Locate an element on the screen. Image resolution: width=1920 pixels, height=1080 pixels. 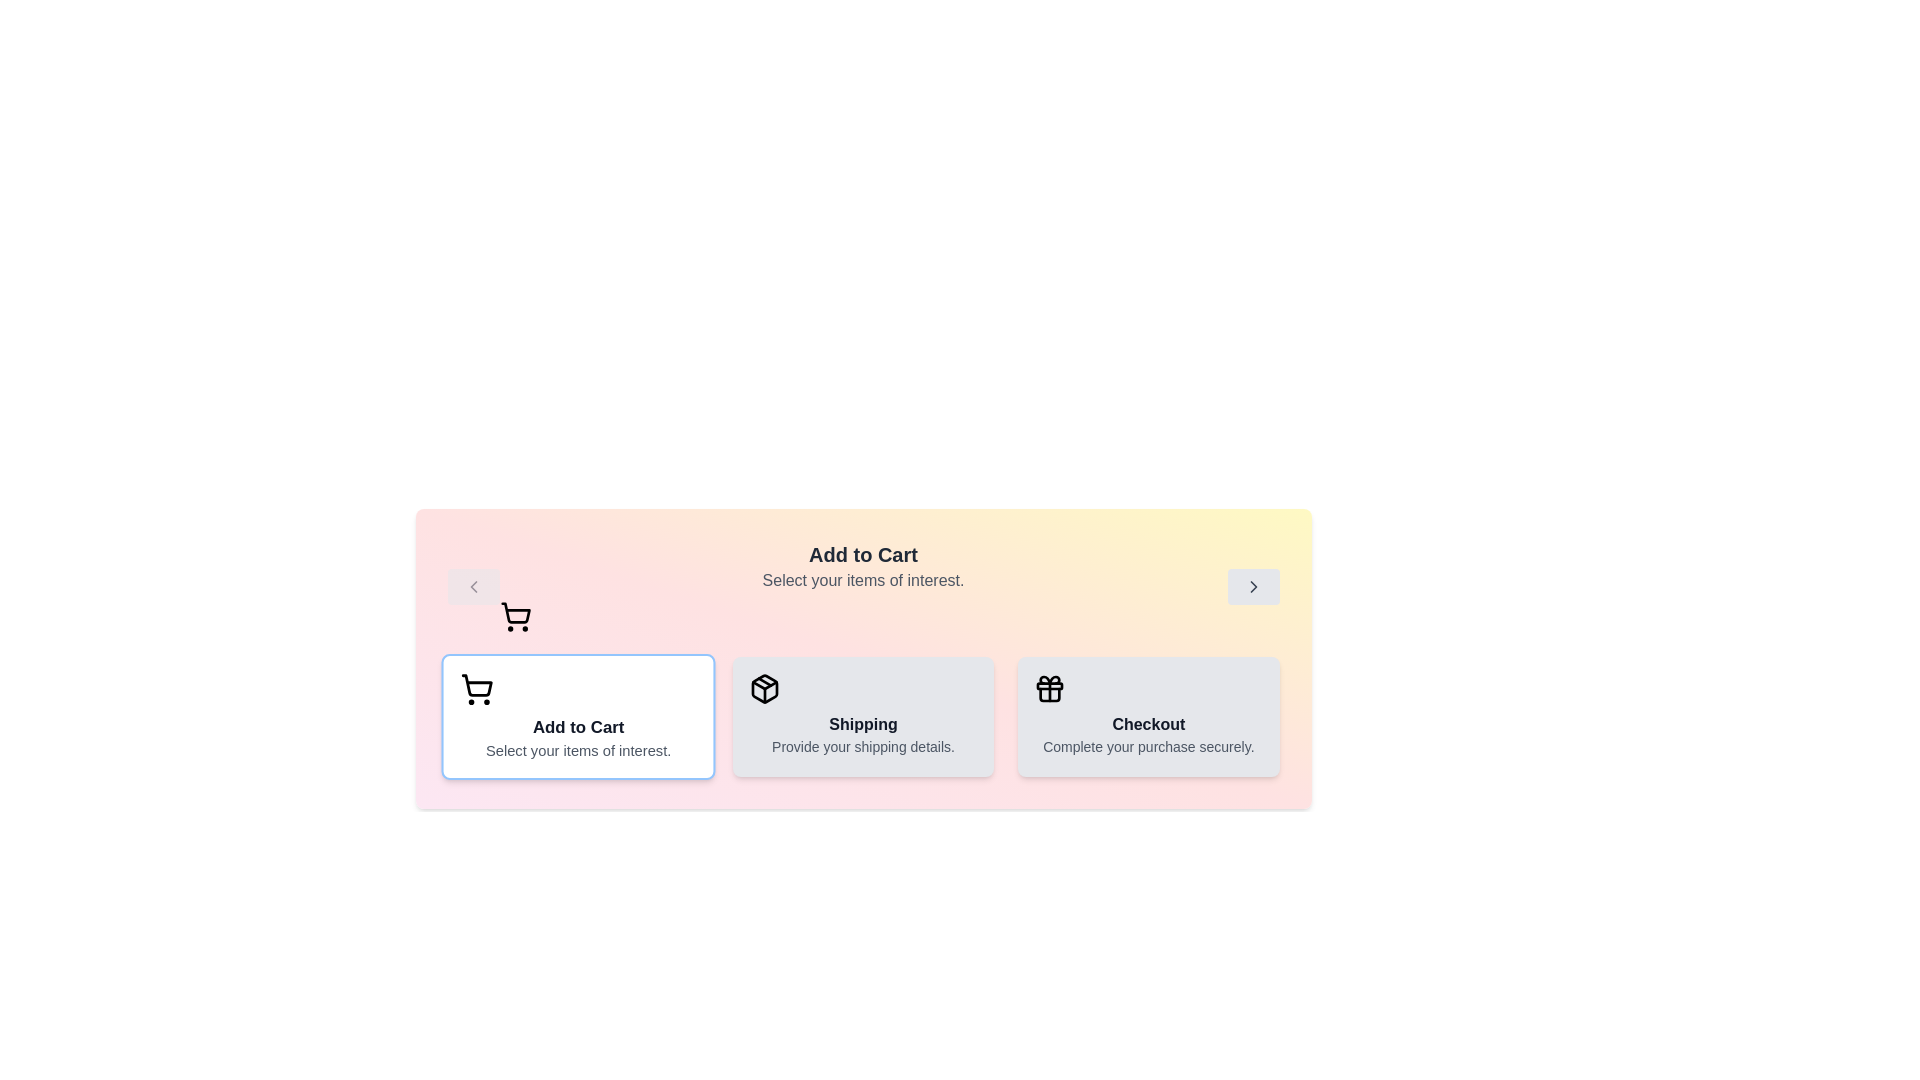
the black outlined package icon within the 'Shipping' card, which is styled in a minimalistic design and located in the second card from the left is located at coordinates (763, 688).